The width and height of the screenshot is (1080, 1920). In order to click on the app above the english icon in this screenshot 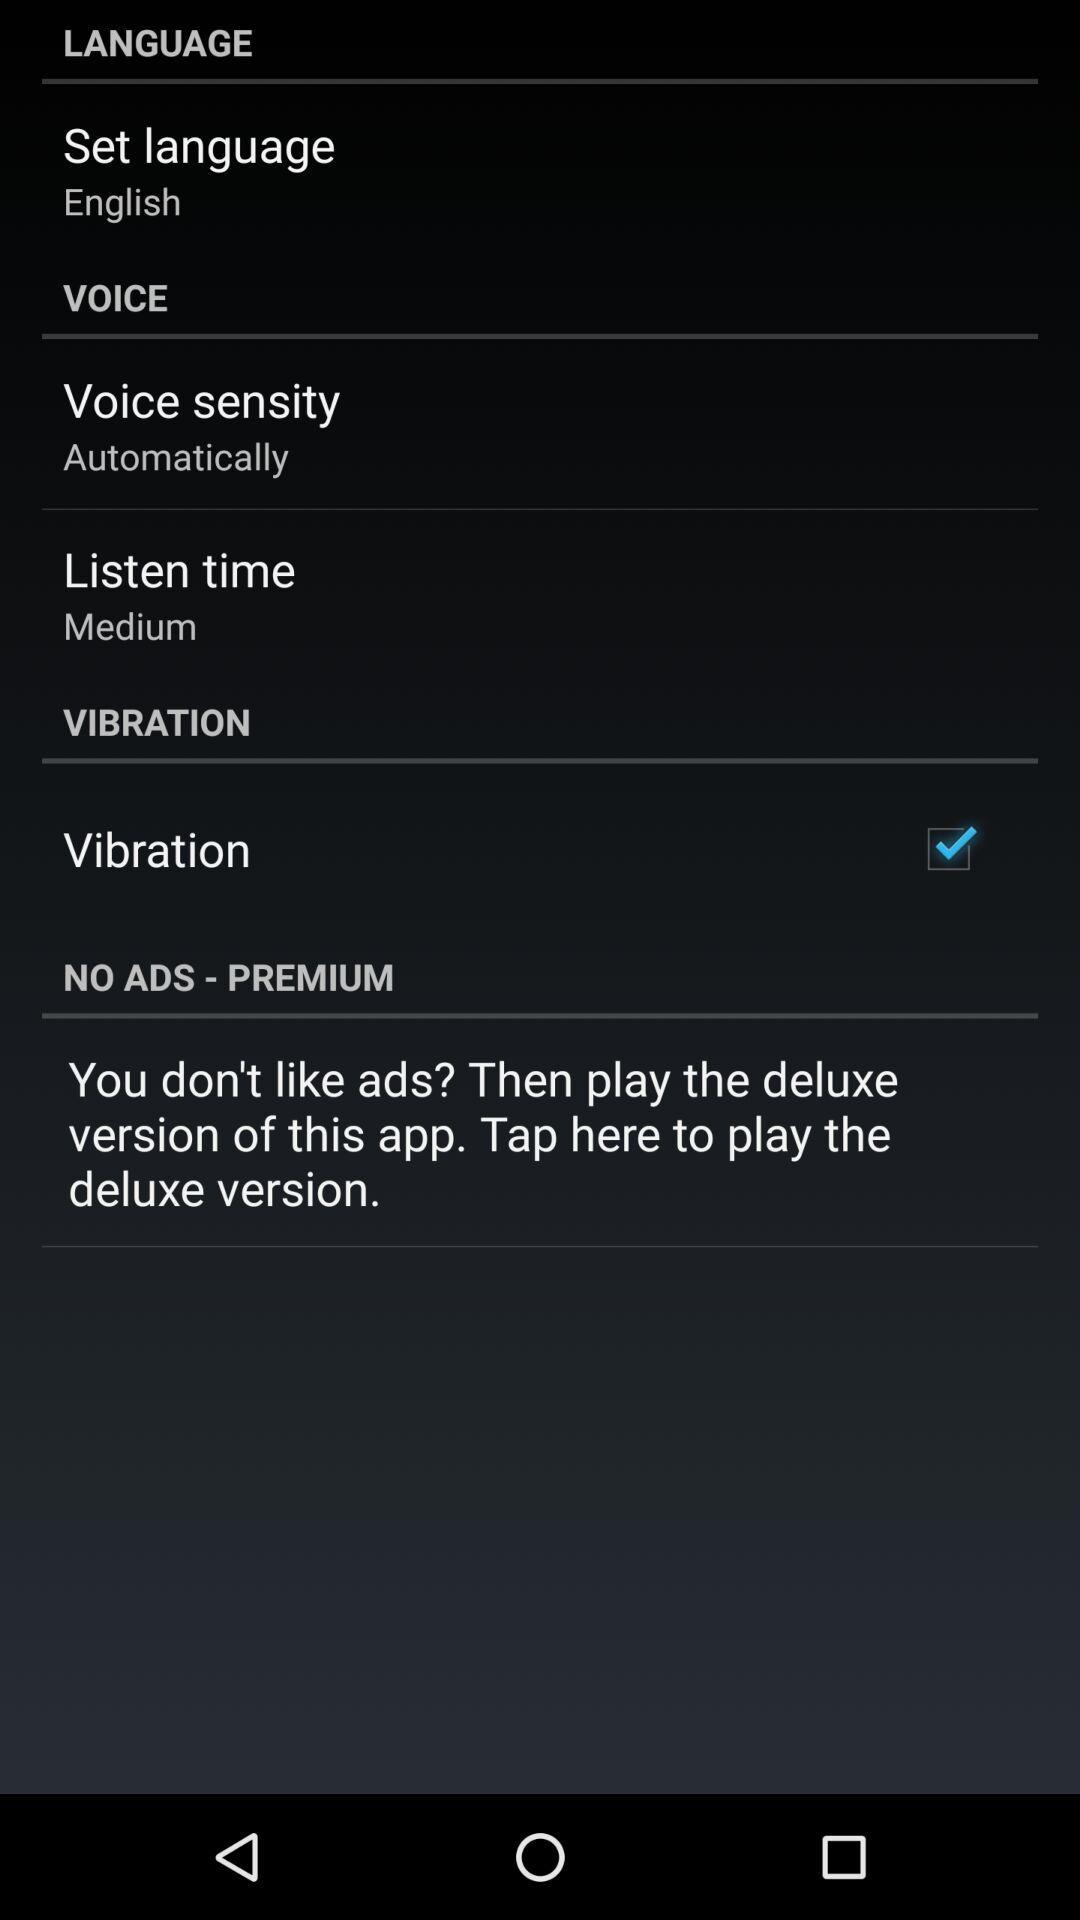, I will do `click(199, 143)`.